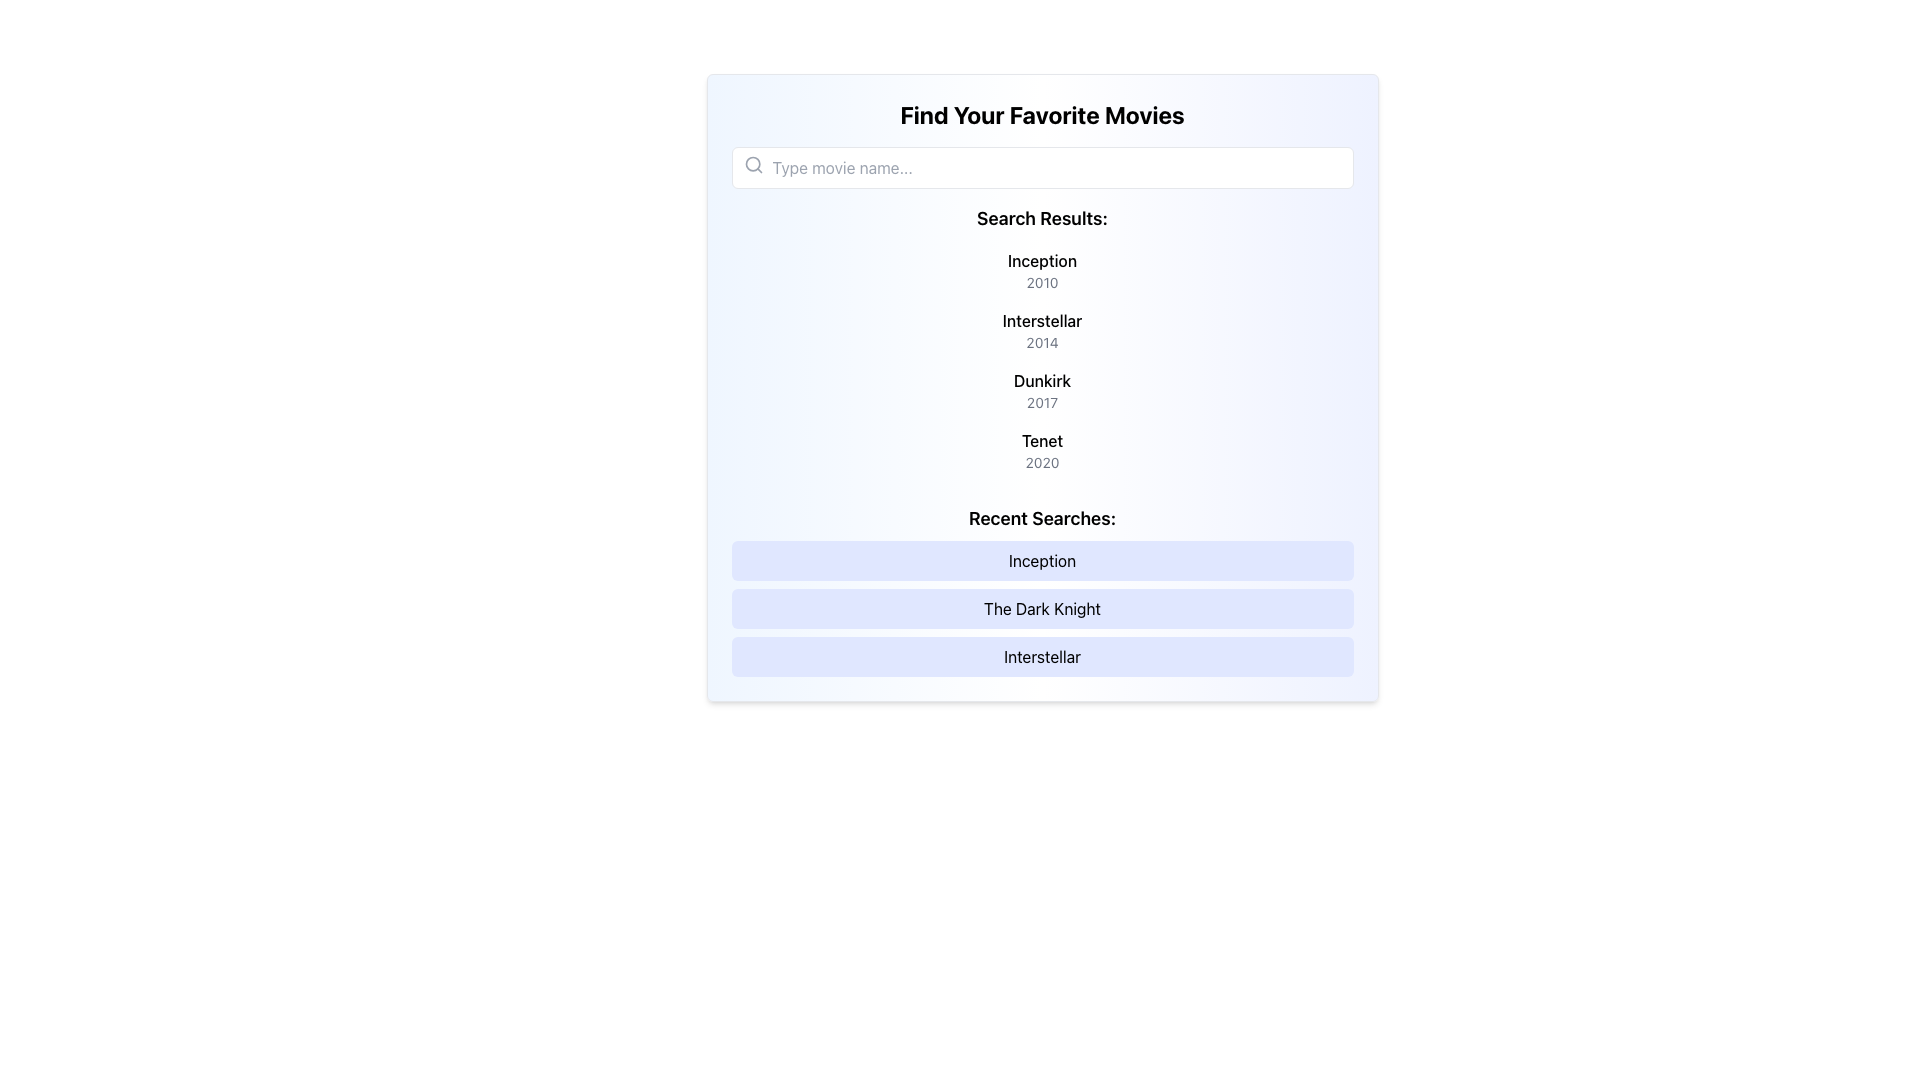 The image size is (1920, 1080). What do you see at coordinates (751, 163) in the screenshot?
I see `the SVG circle representing the loop of the magnifying glass icon for the search function located at the left side of the search bar` at bounding box center [751, 163].